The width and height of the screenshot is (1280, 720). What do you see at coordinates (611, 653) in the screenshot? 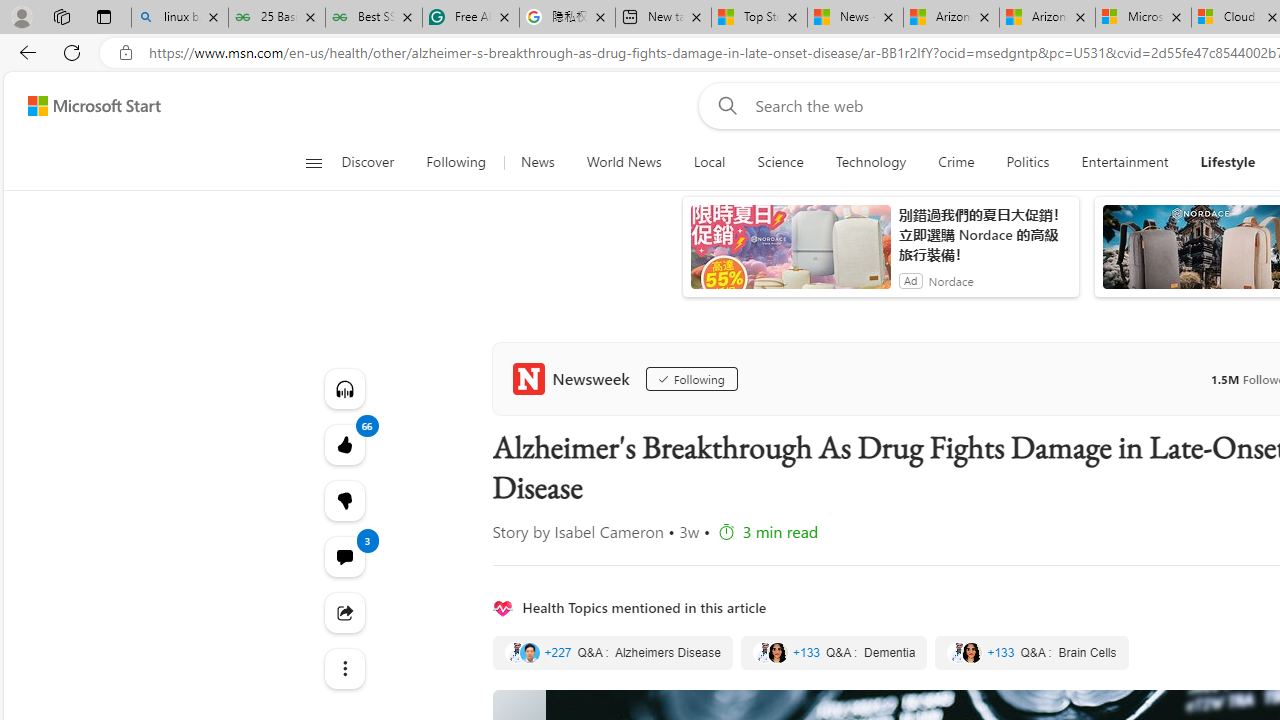
I see `'Alzheimers Disease'` at bounding box center [611, 653].